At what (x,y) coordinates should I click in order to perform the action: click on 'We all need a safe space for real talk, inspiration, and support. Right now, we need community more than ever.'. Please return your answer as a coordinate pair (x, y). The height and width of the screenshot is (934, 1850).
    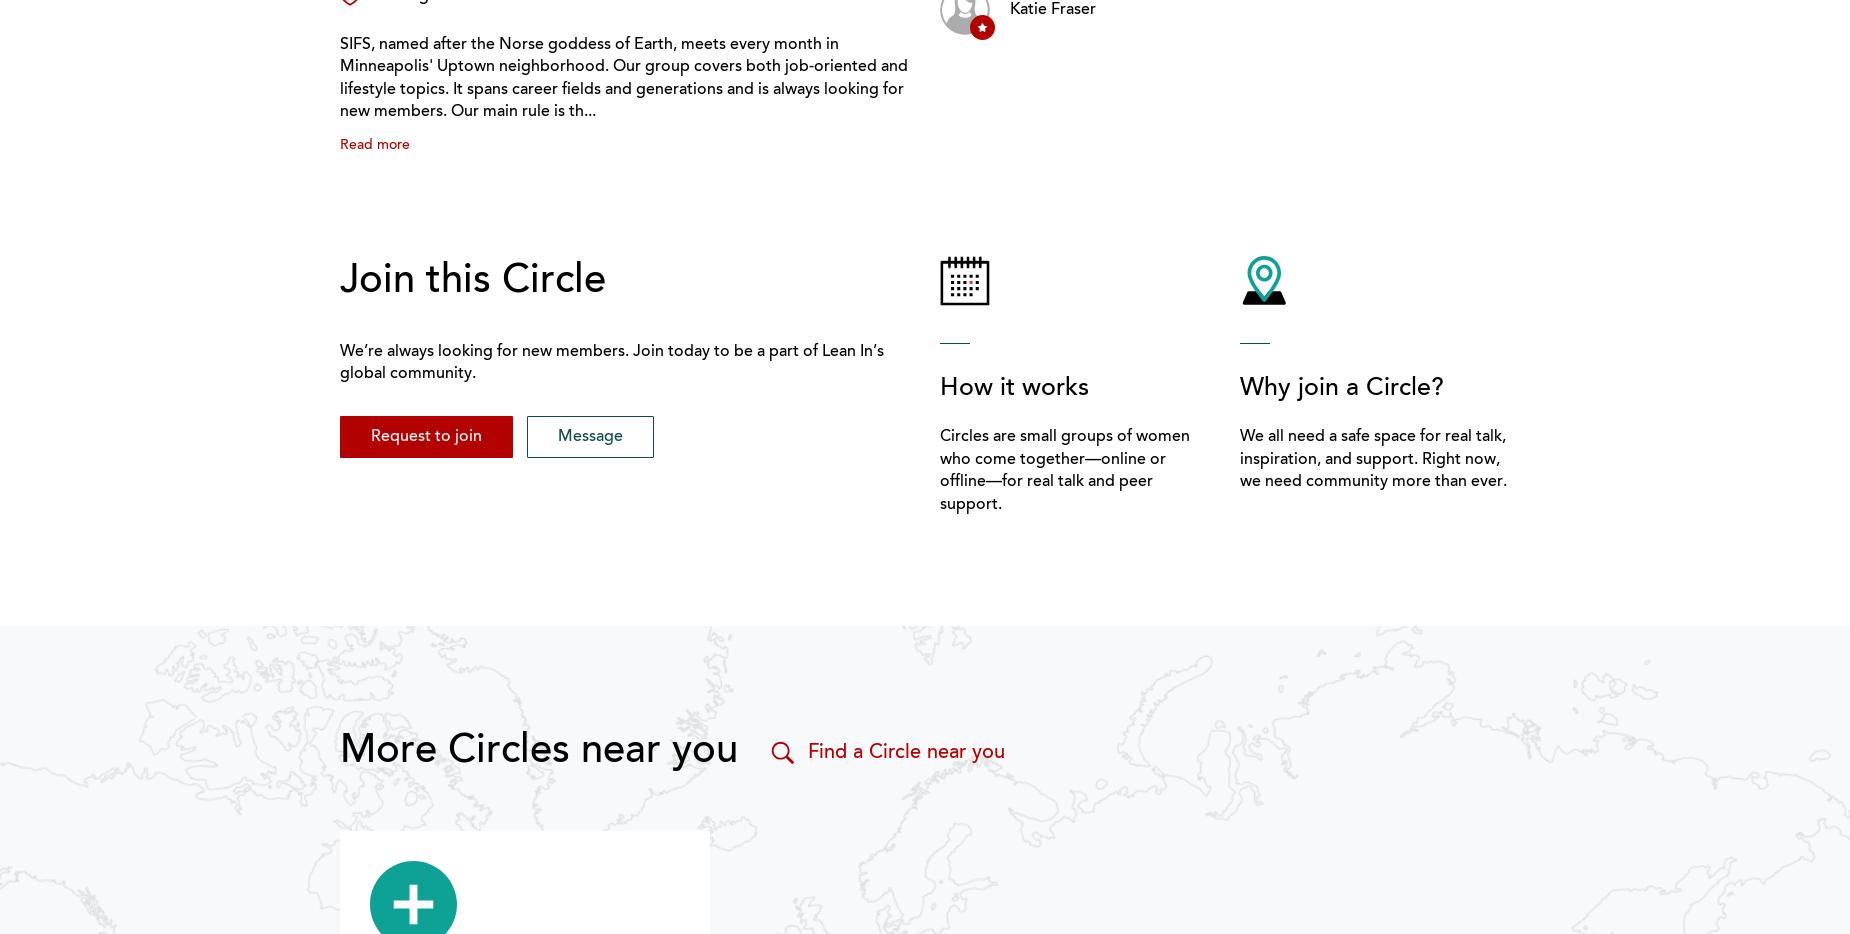
    Looking at the image, I should click on (1372, 459).